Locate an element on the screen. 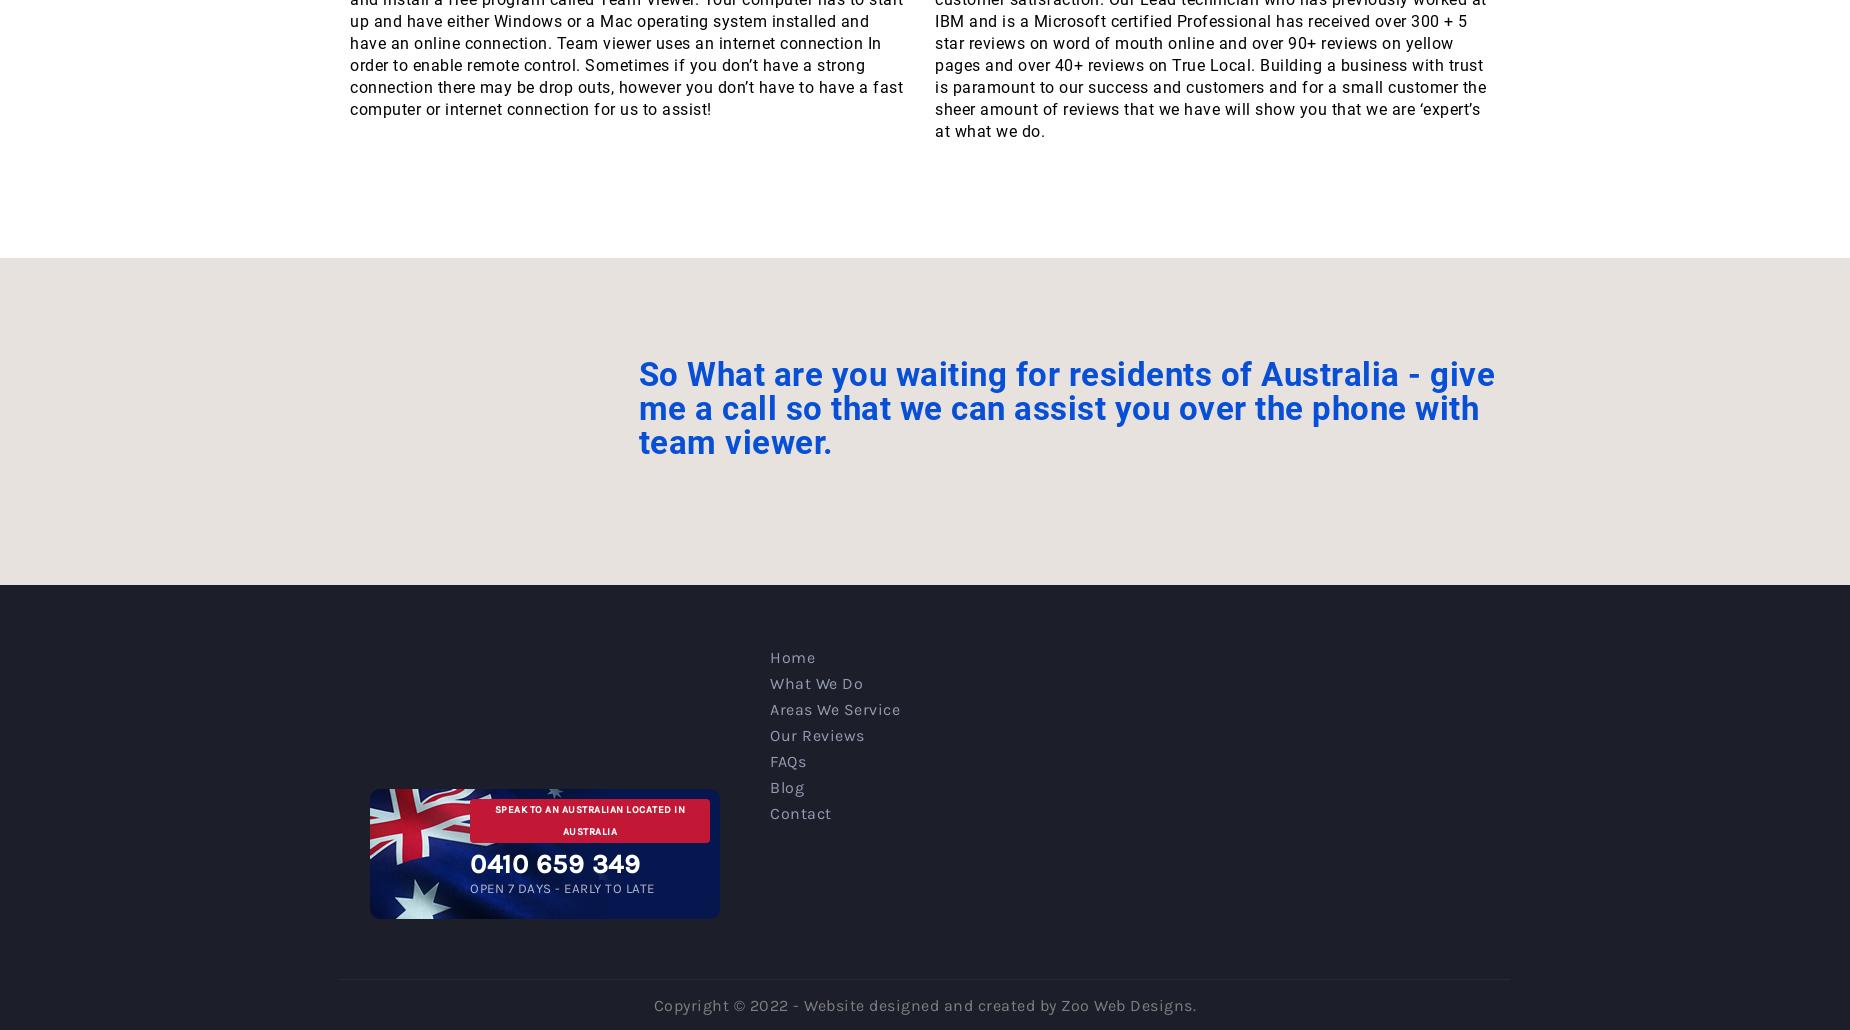 This screenshot has height=1030, width=1850. 'Contact' is located at coordinates (800, 811).